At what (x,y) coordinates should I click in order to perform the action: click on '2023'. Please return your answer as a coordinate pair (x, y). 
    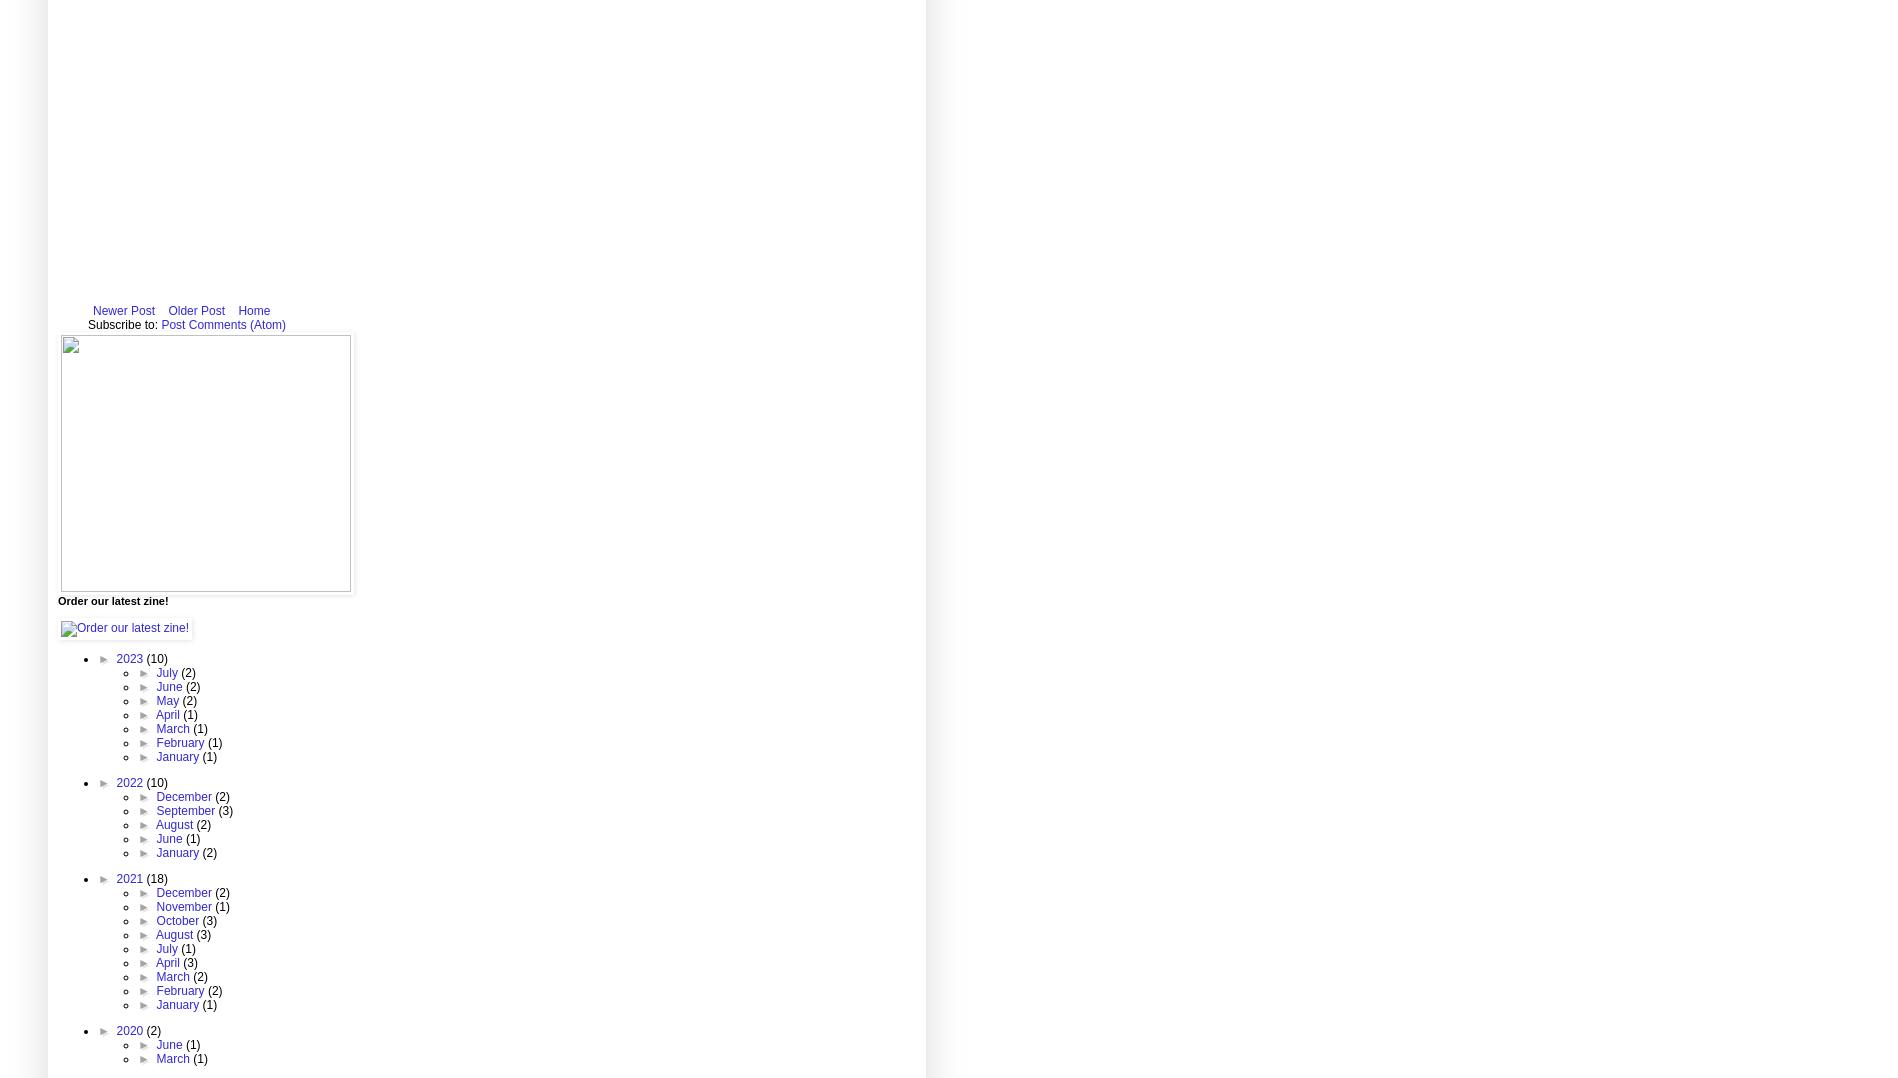
    Looking at the image, I should click on (115, 658).